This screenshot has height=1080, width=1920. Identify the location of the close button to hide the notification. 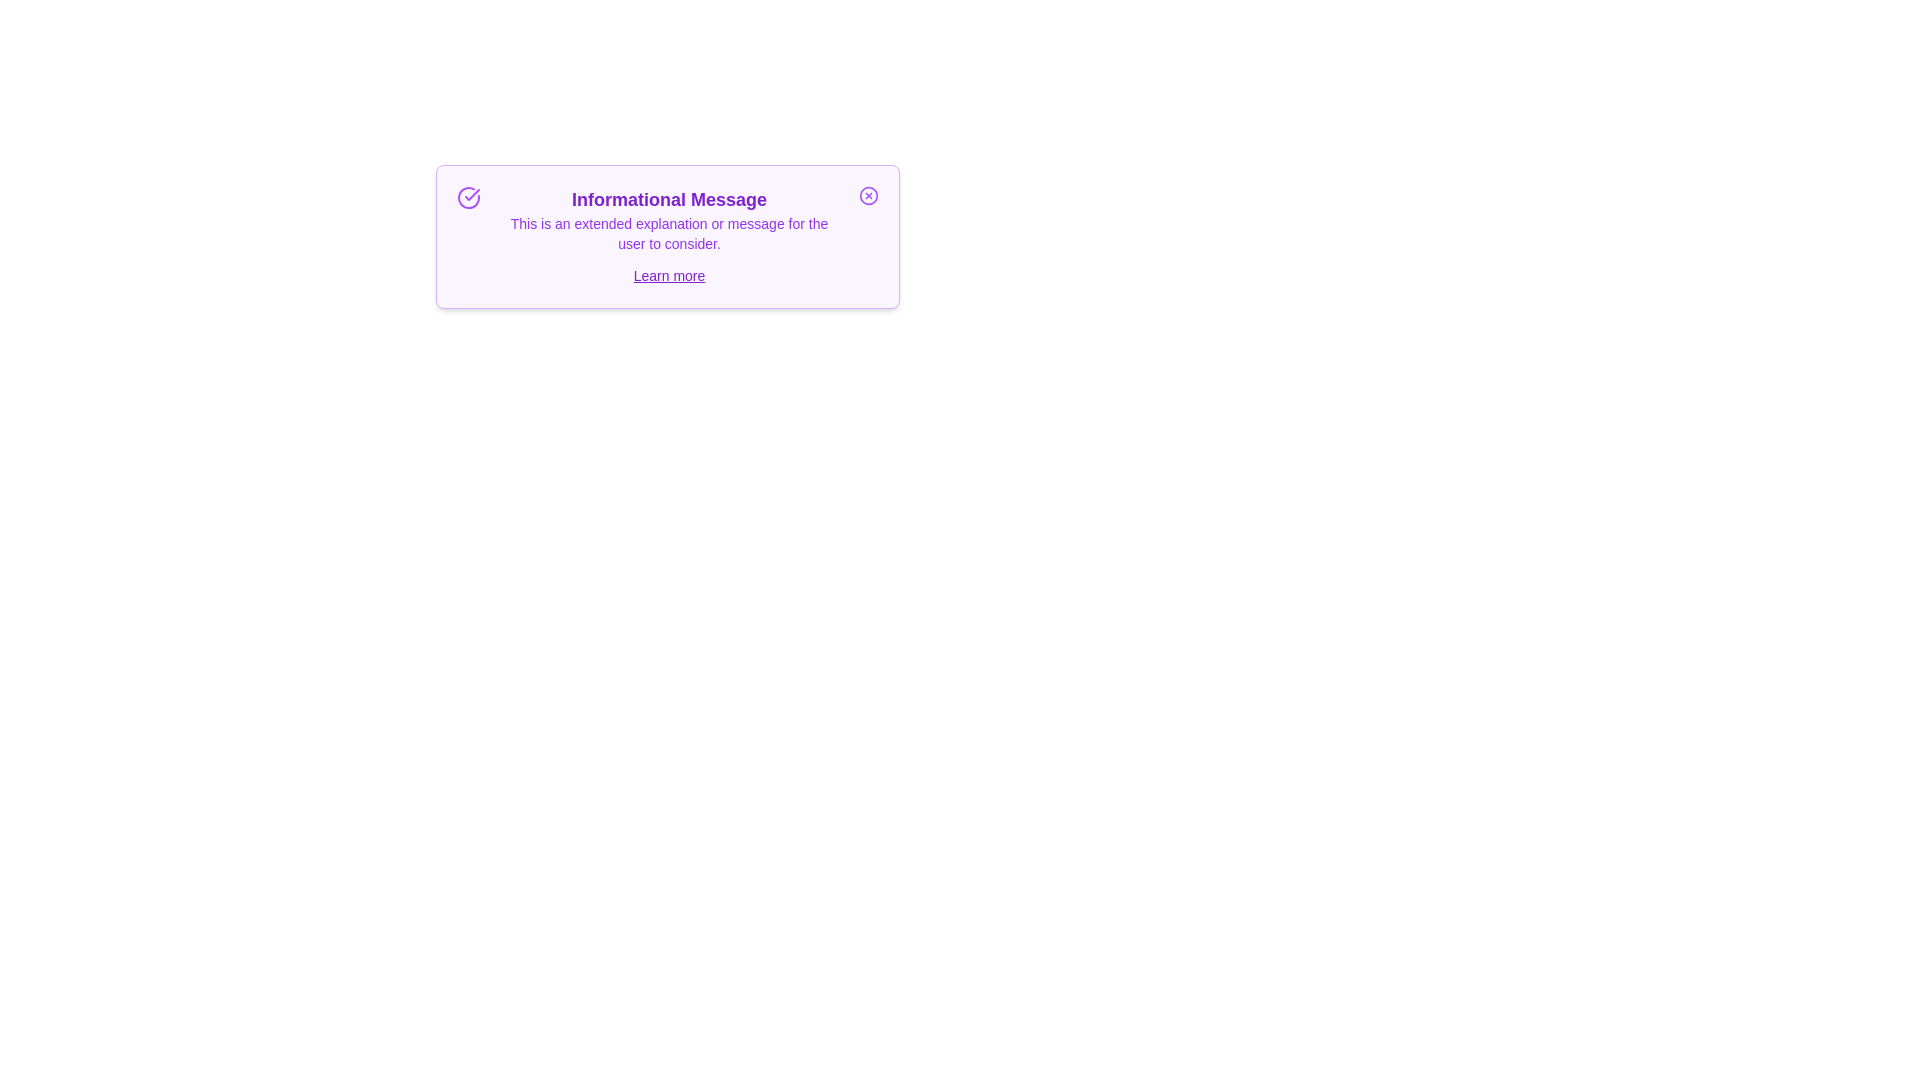
(868, 196).